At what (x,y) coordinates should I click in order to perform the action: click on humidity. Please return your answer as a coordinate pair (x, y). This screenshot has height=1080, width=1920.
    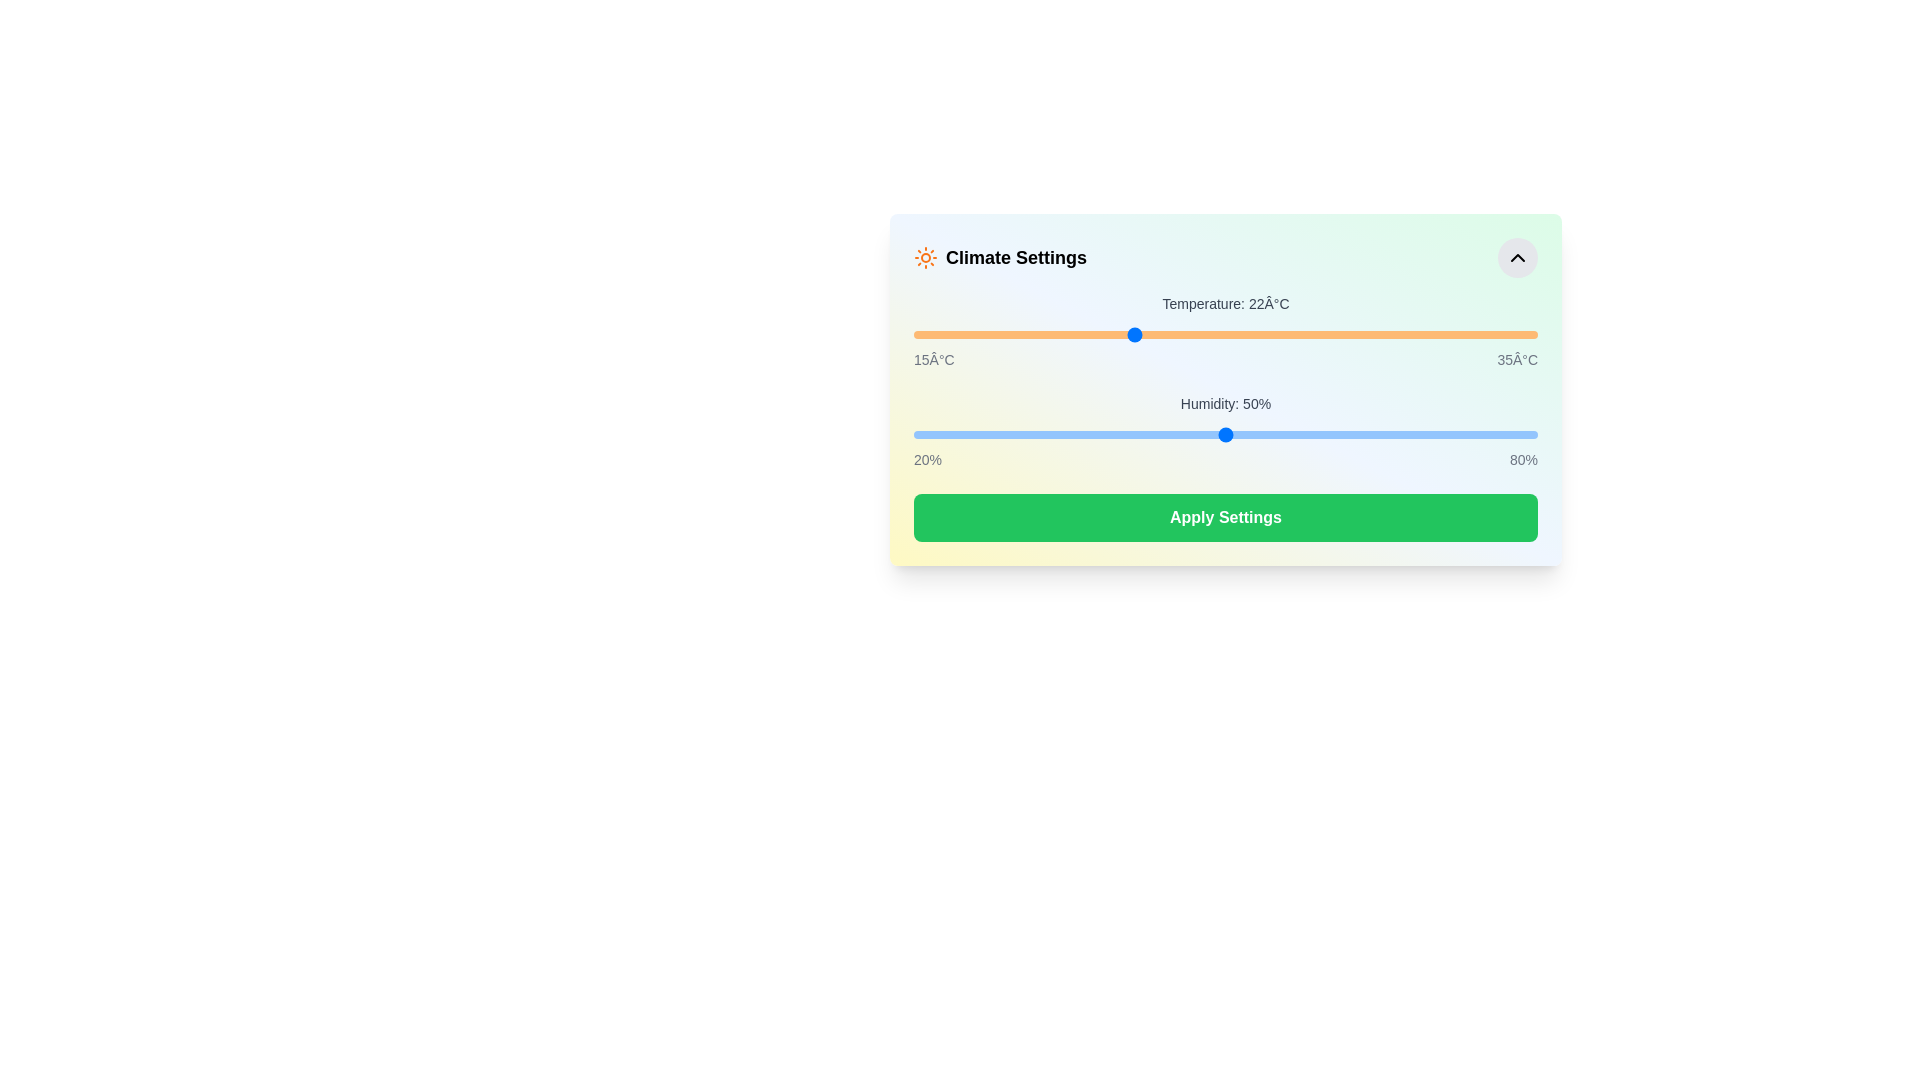
    Looking at the image, I should click on (912, 434).